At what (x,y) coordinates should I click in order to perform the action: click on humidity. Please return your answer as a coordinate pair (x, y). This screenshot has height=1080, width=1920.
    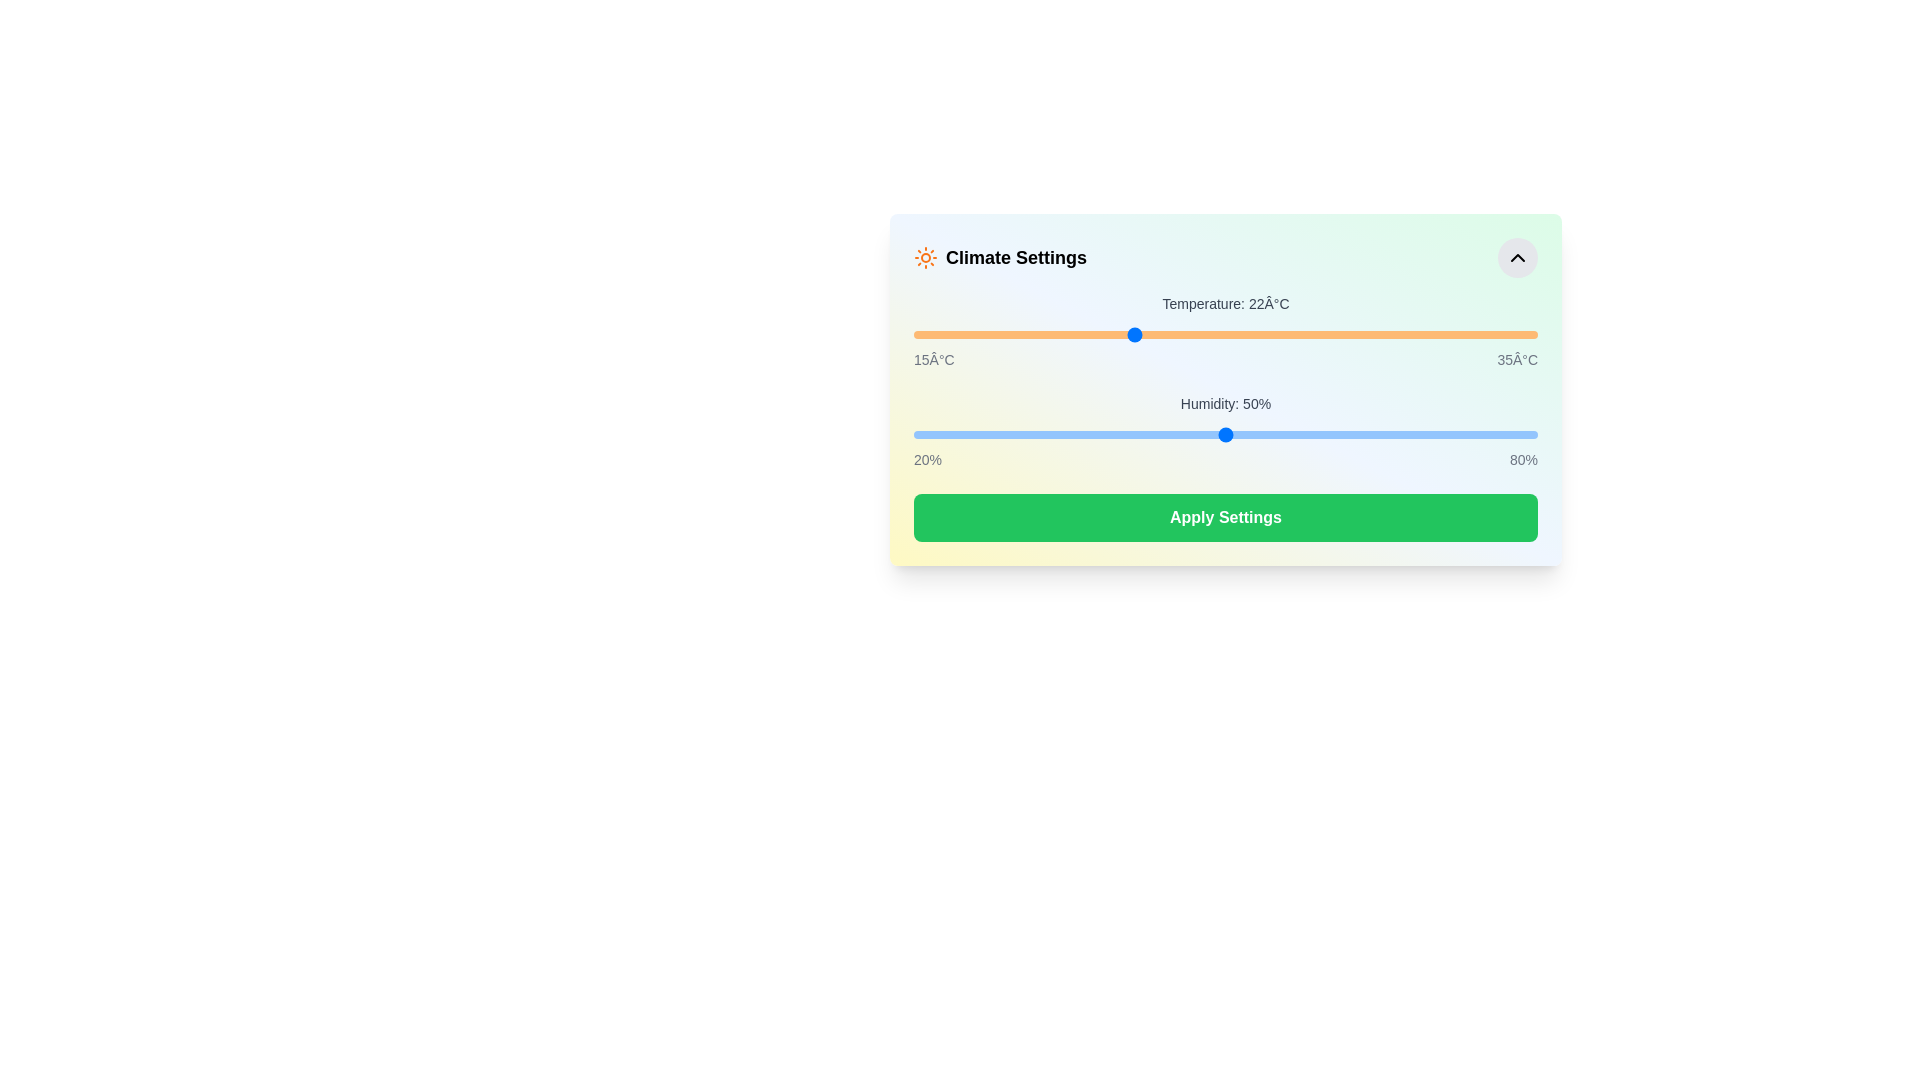
    Looking at the image, I should click on (912, 434).